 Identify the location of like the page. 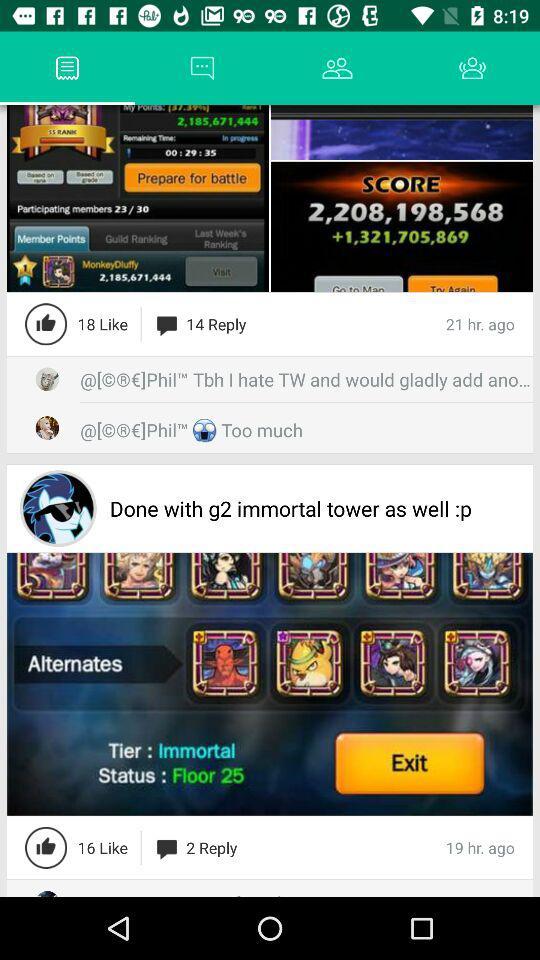
(46, 846).